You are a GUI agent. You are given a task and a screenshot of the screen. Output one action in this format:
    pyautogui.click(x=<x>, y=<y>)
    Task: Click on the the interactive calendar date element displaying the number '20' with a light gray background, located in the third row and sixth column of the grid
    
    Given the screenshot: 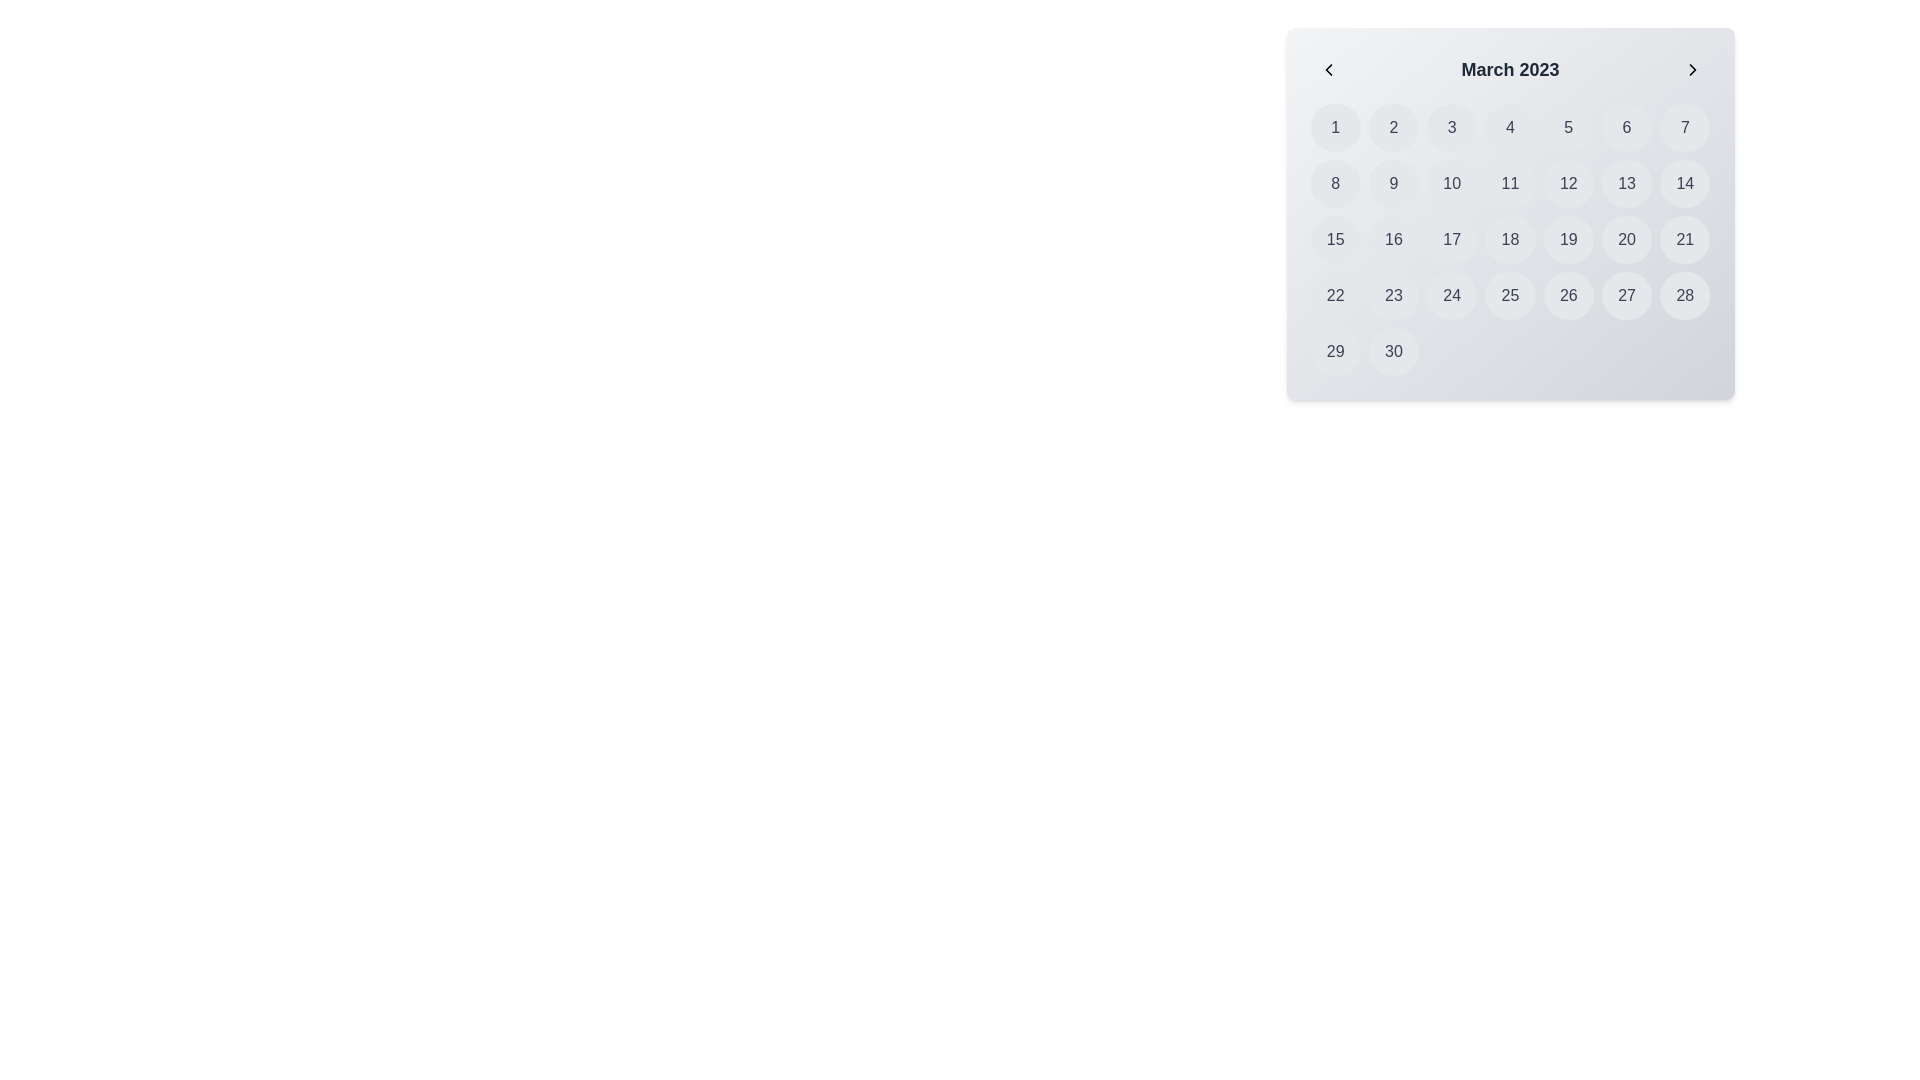 What is the action you would take?
    pyautogui.click(x=1627, y=238)
    